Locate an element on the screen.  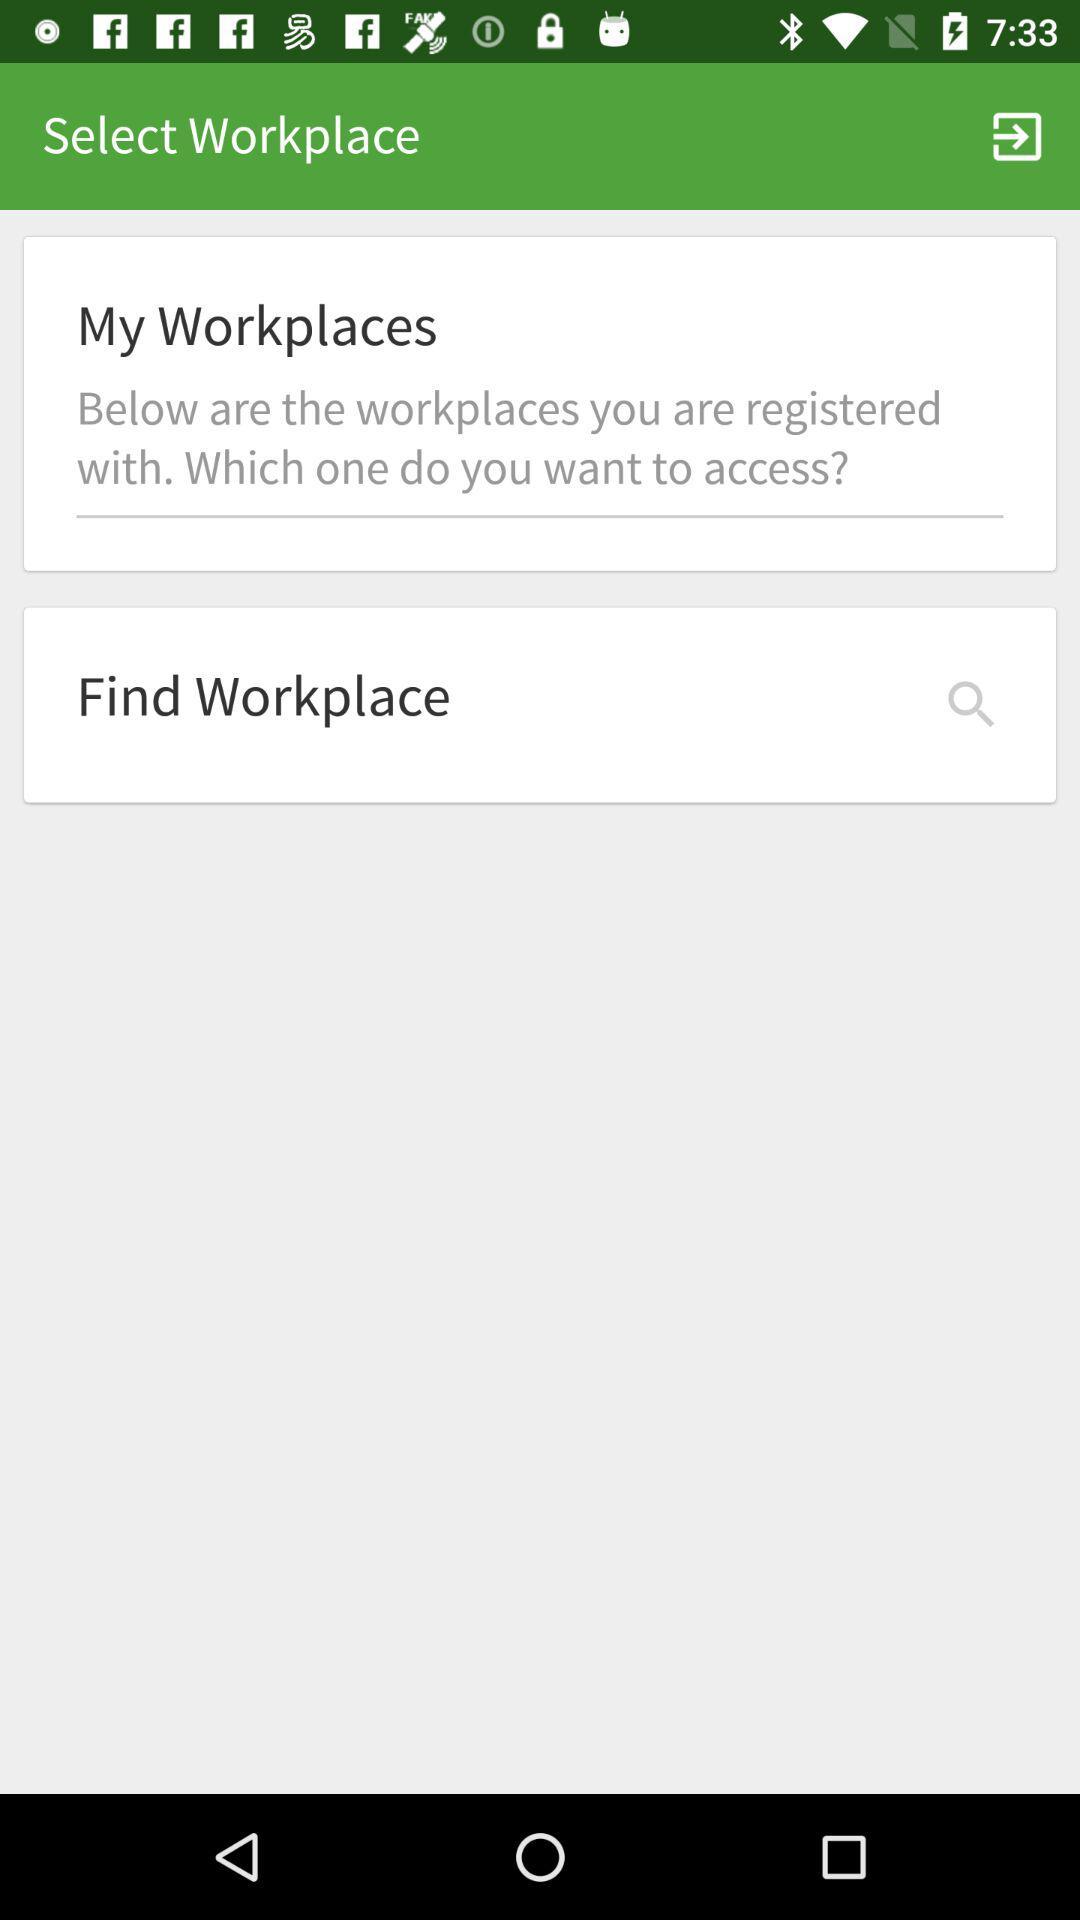
icon to the right of the select workplace item is located at coordinates (1017, 135).